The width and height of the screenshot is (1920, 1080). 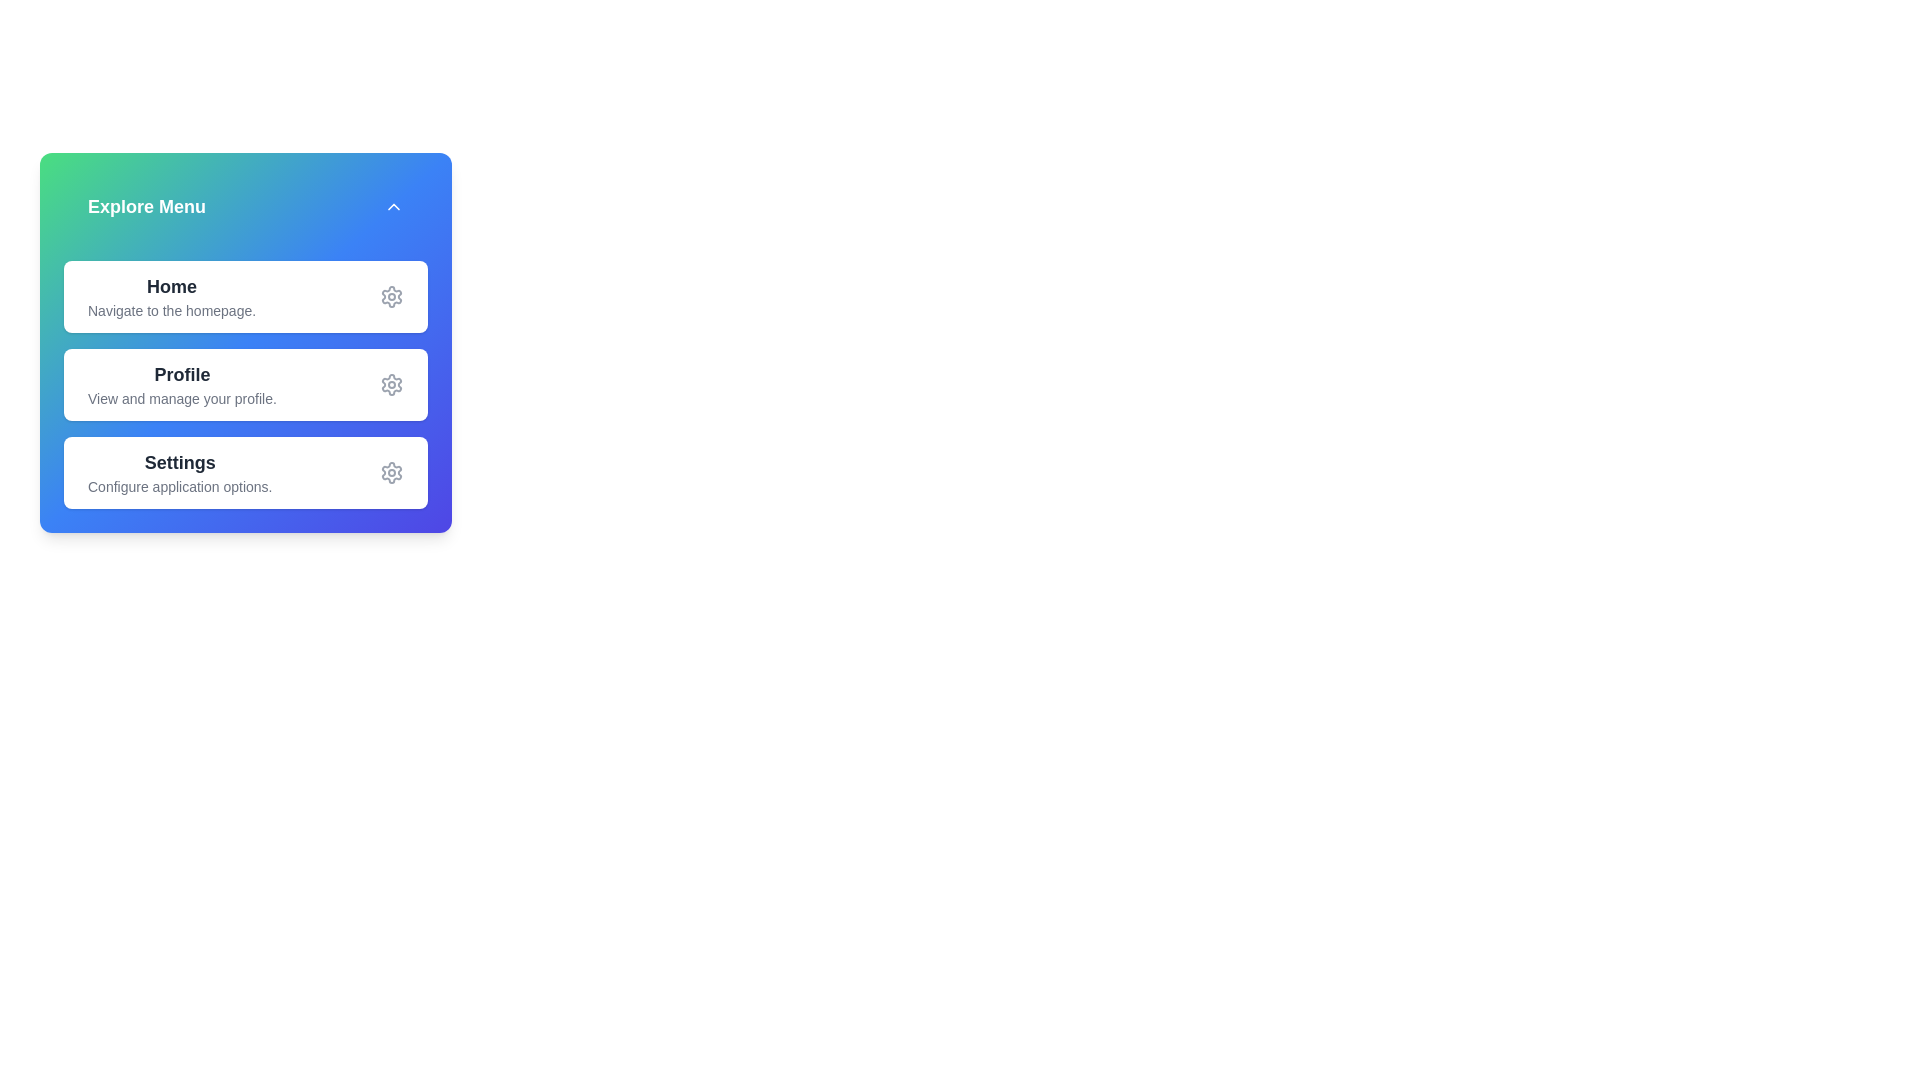 I want to click on the description of the menu item Home, so click(x=172, y=297).